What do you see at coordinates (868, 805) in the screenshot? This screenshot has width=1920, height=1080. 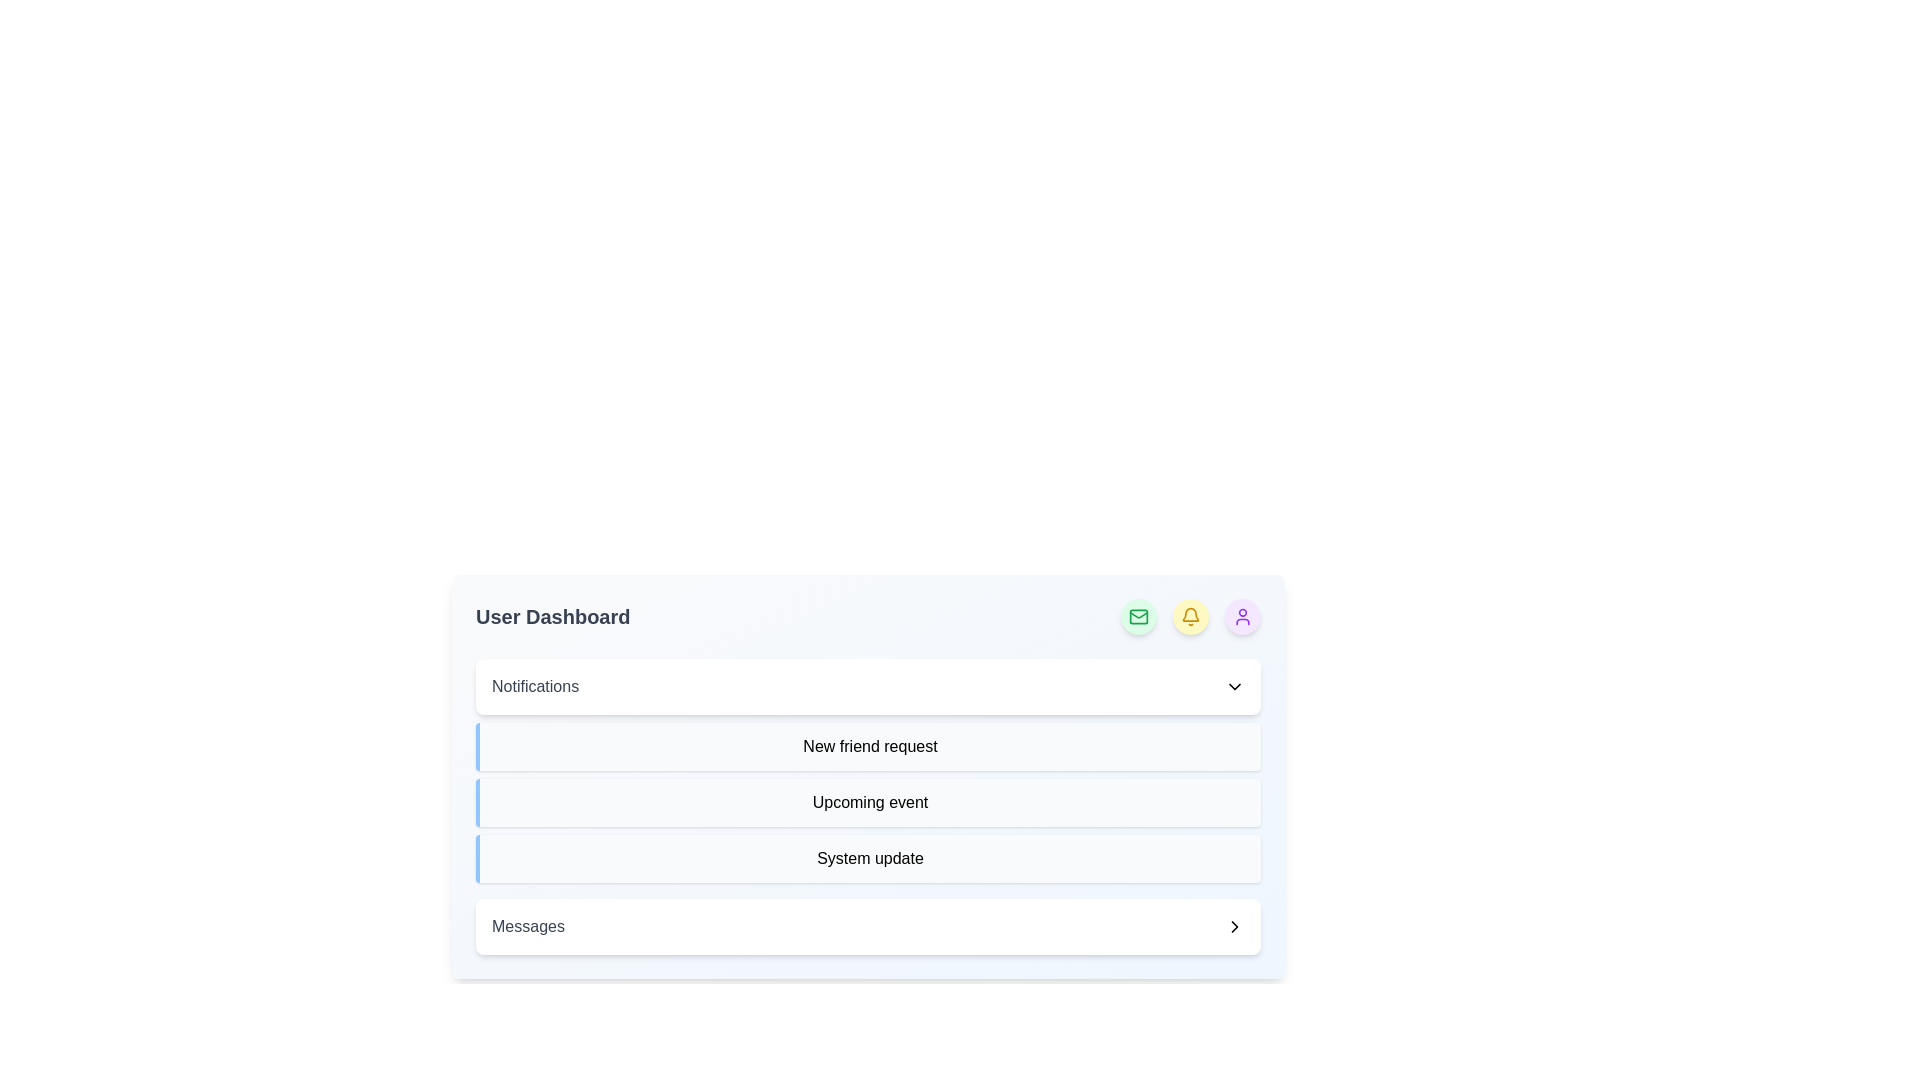 I see `the 'Upcoming event' notification in the notifications list` at bounding box center [868, 805].